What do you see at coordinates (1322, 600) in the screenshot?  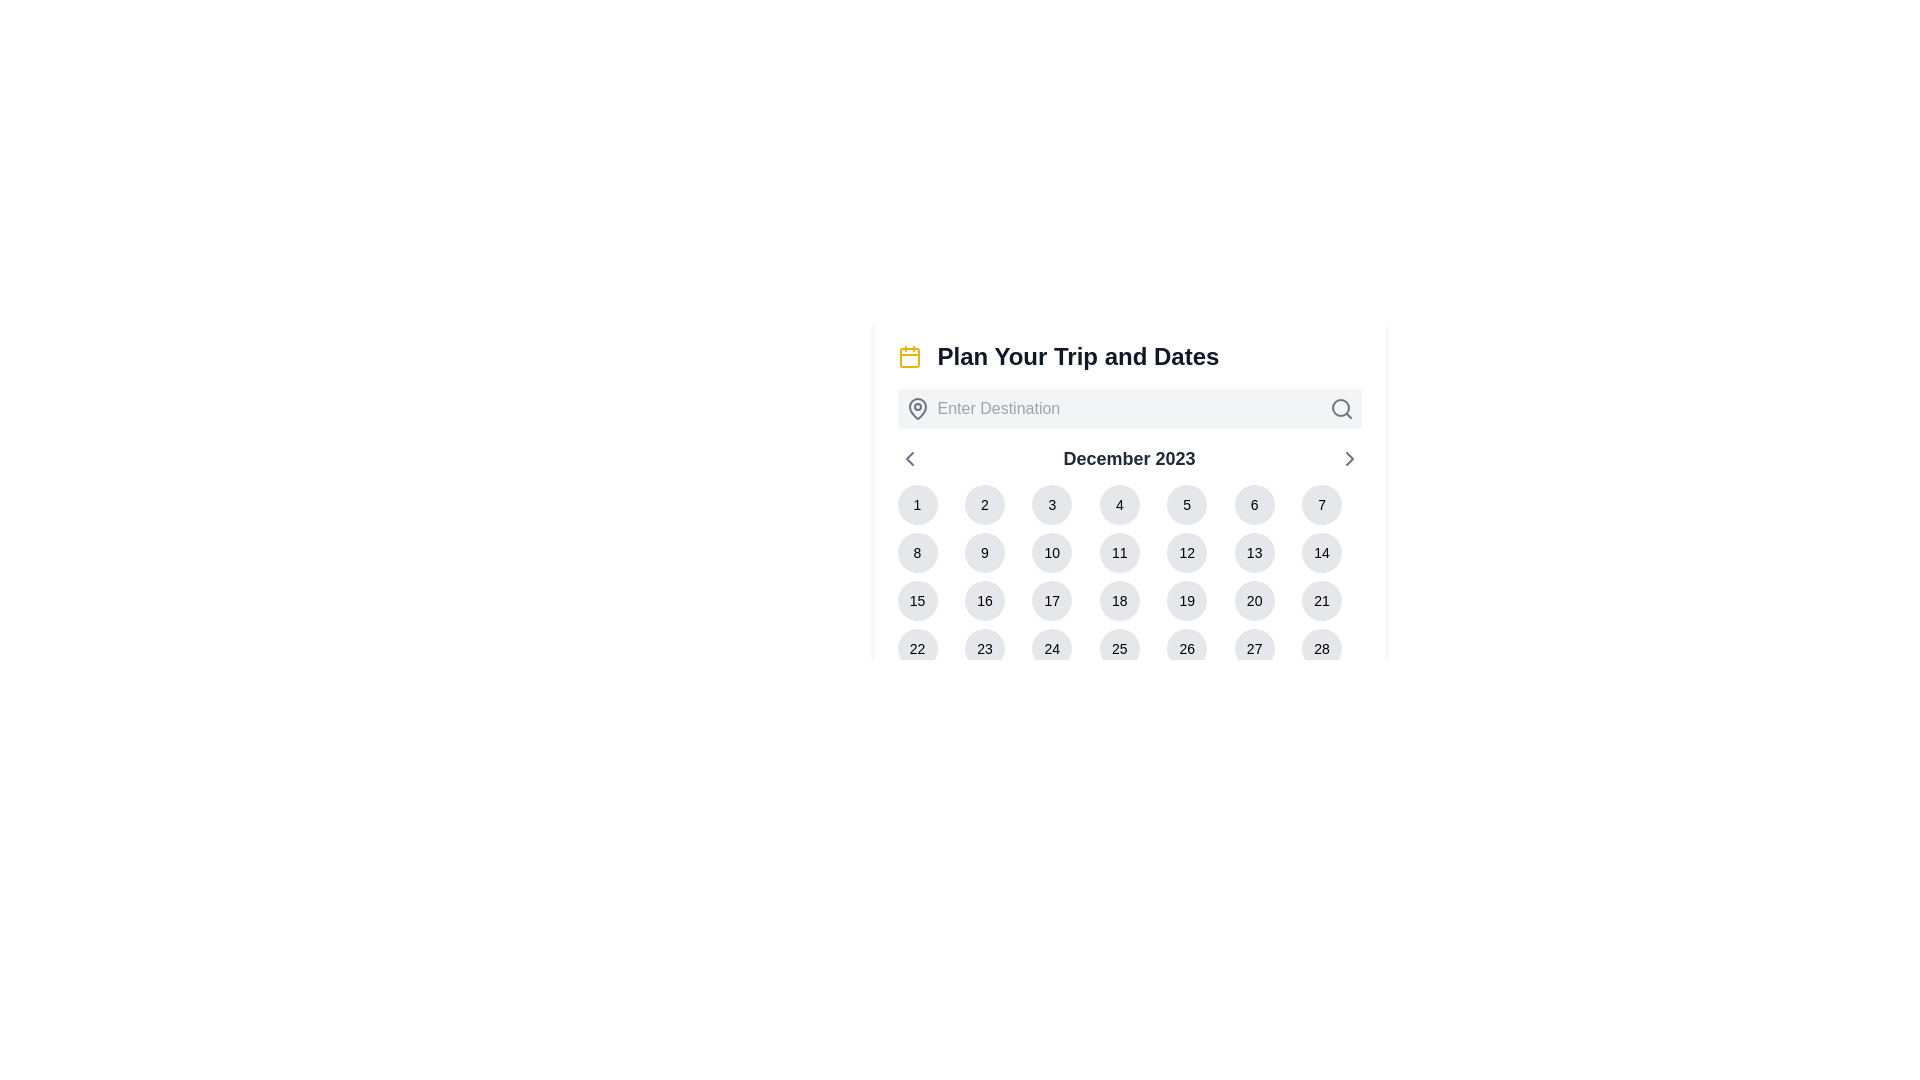 I see `the seventh button` at bounding box center [1322, 600].